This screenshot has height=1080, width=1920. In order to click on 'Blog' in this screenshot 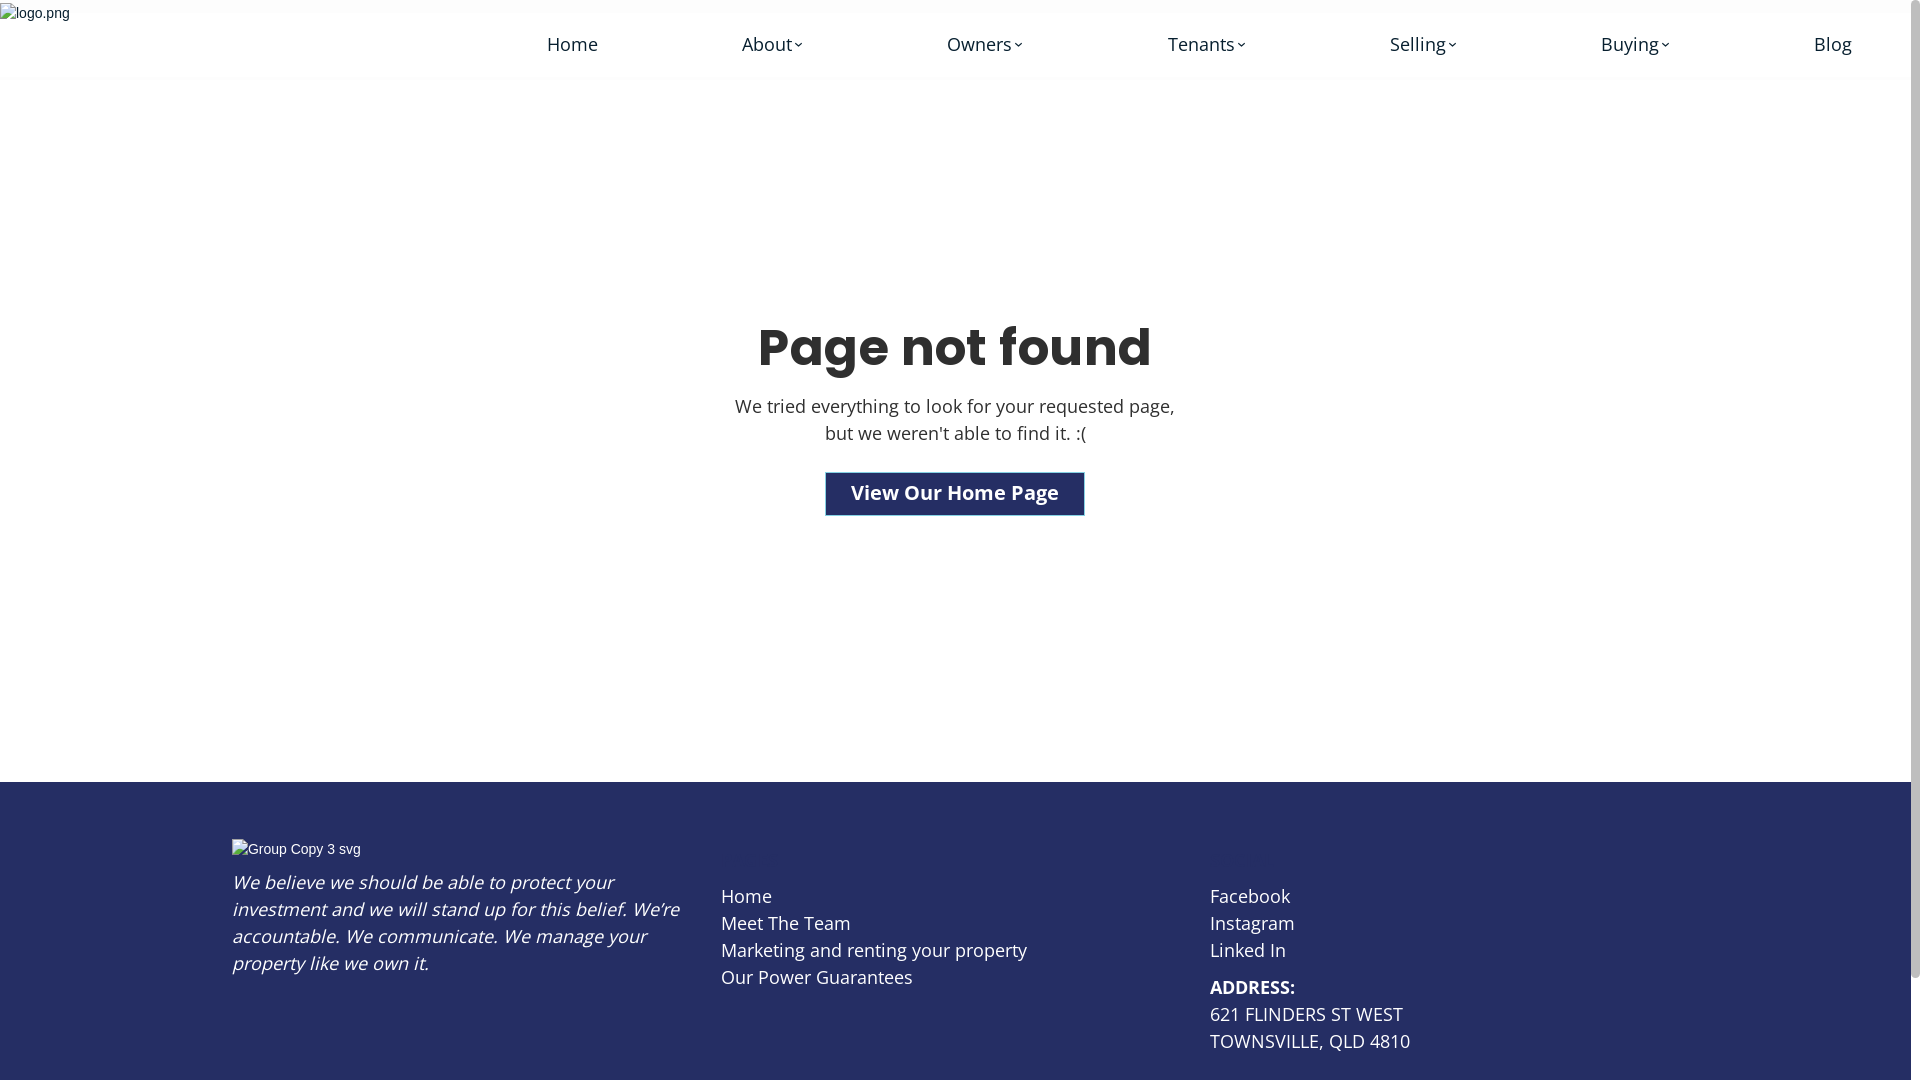, I will do `click(1833, 43)`.